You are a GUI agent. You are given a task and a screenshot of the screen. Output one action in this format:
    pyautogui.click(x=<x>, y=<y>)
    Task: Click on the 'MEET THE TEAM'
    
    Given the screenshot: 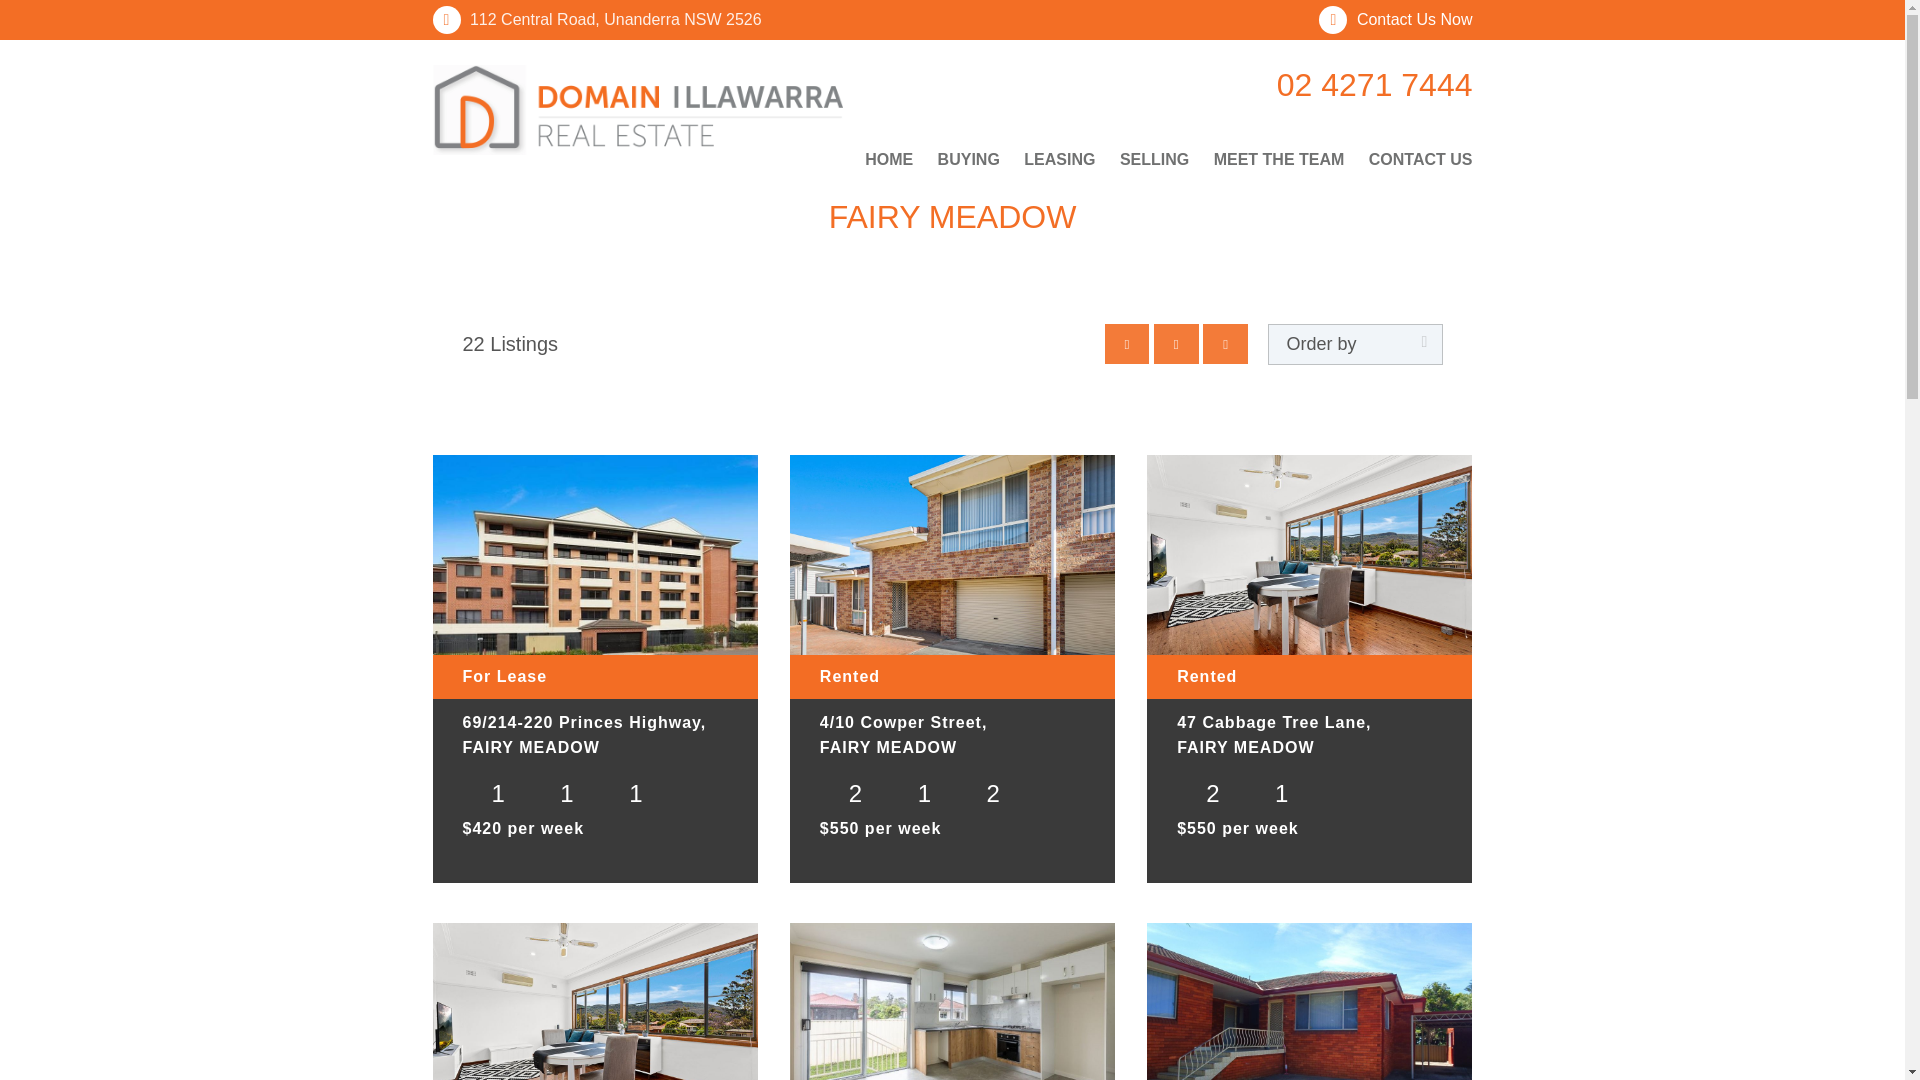 What is the action you would take?
    pyautogui.click(x=1278, y=158)
    